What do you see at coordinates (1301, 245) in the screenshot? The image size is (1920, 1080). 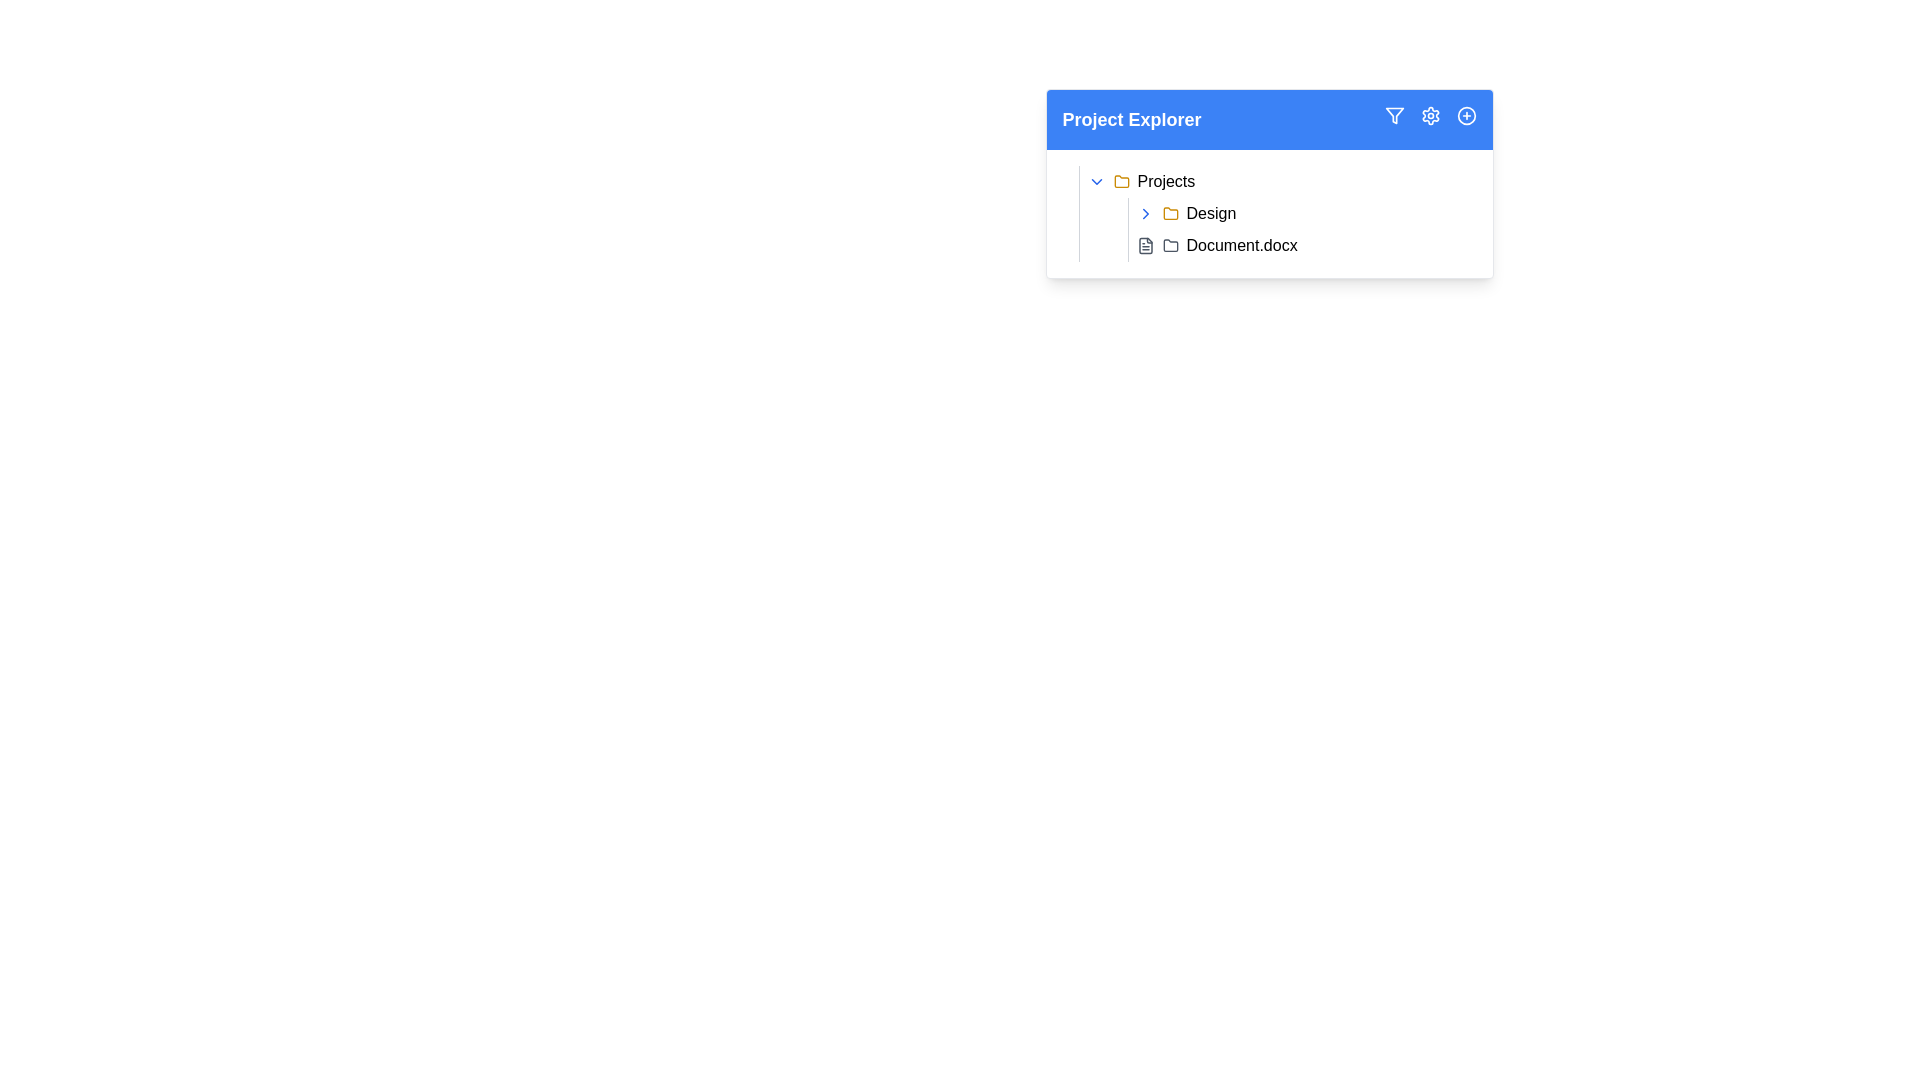 I see `the file labeled 'Document.docx' located` at bounding box center [1301, 245].